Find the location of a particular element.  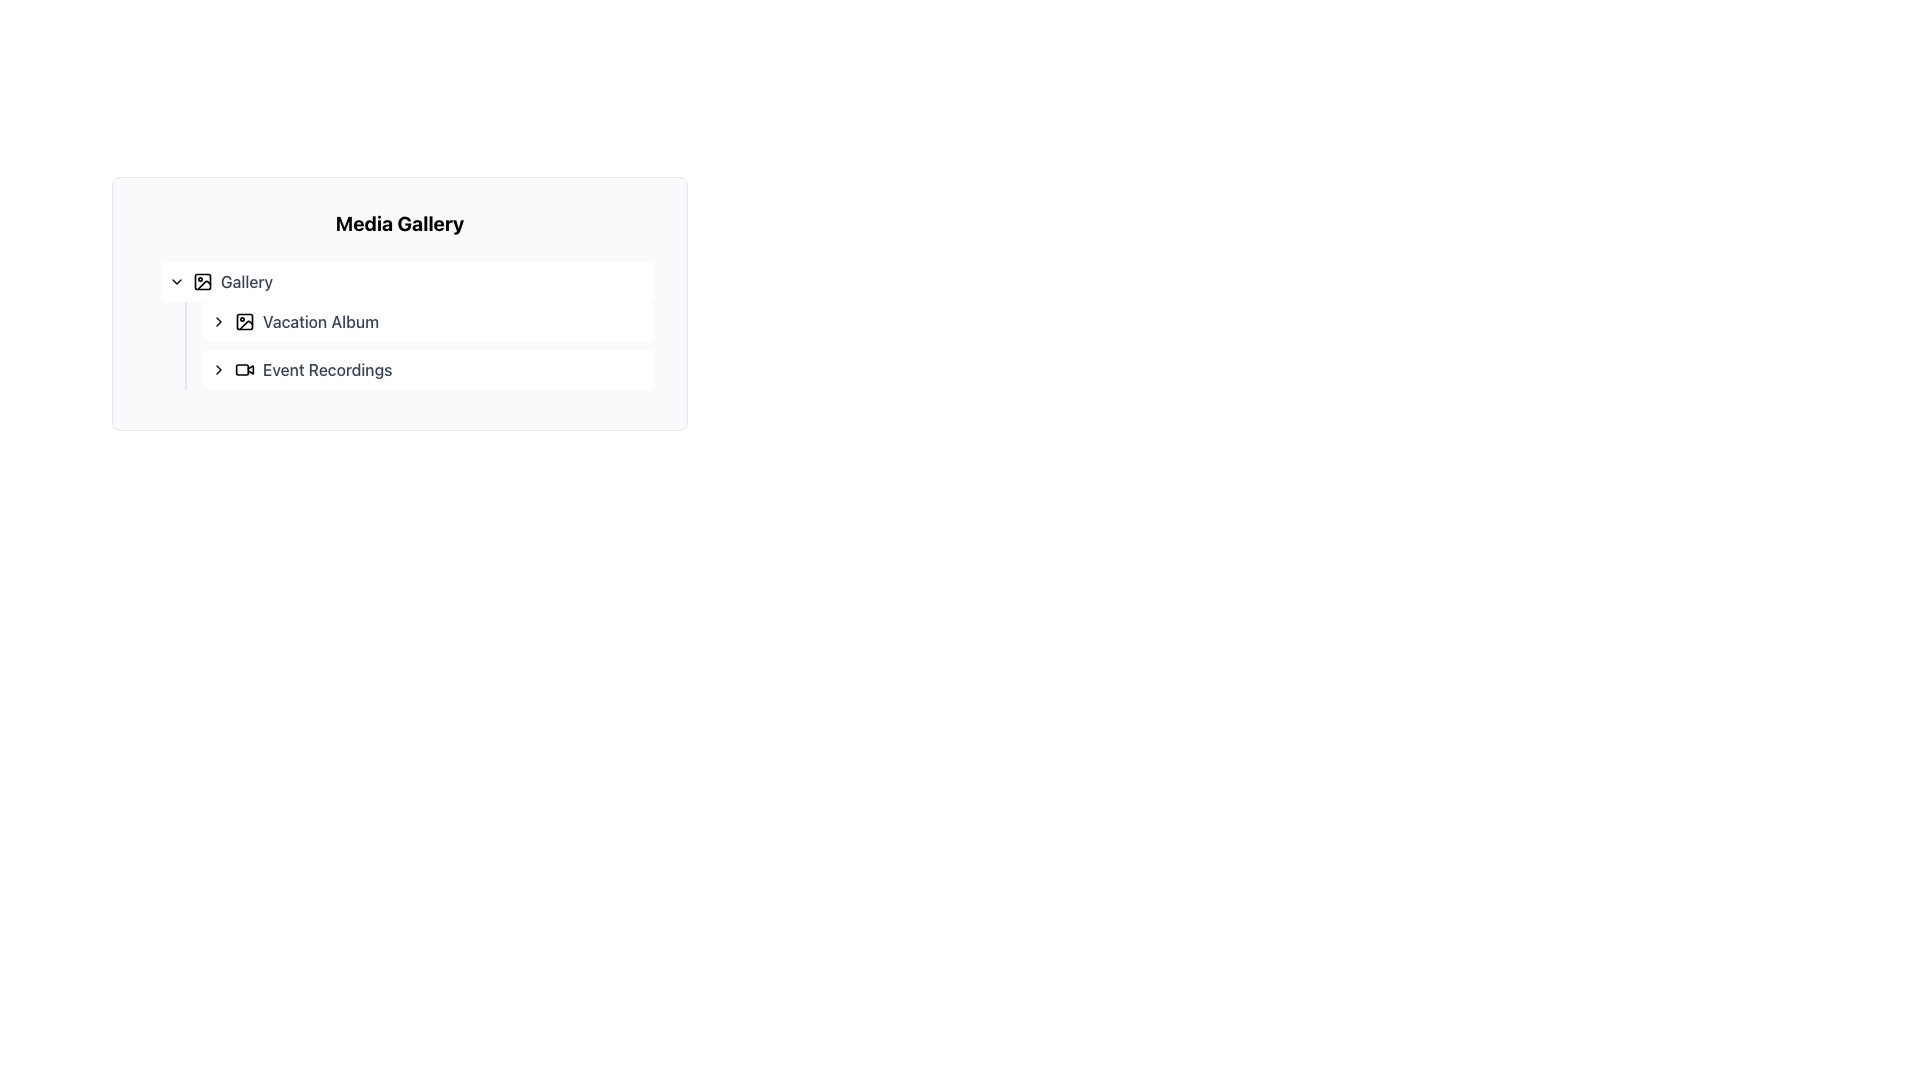

the right-pointing arrow icon is located at coordinates (219, 370).